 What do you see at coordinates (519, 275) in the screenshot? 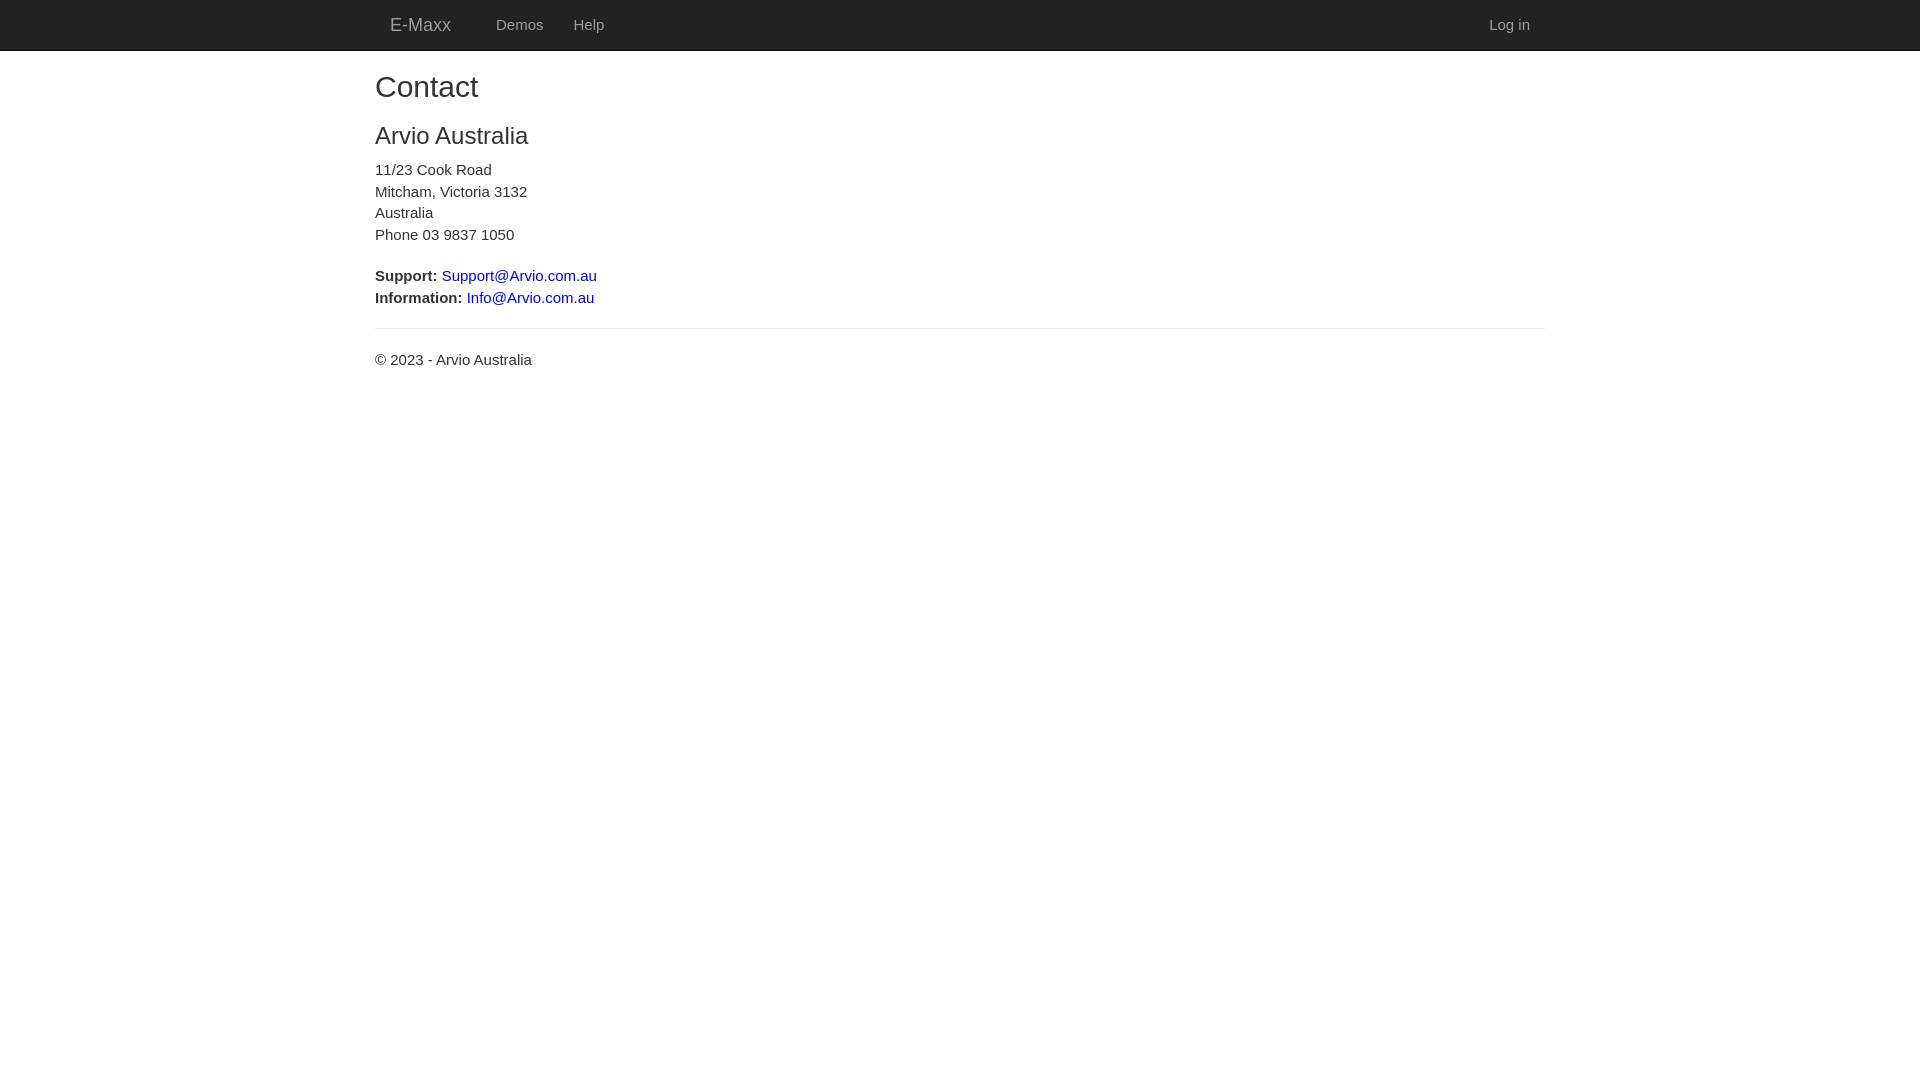
I see `'Support@Arvio.com.au'` at bounding box center [519, 275].